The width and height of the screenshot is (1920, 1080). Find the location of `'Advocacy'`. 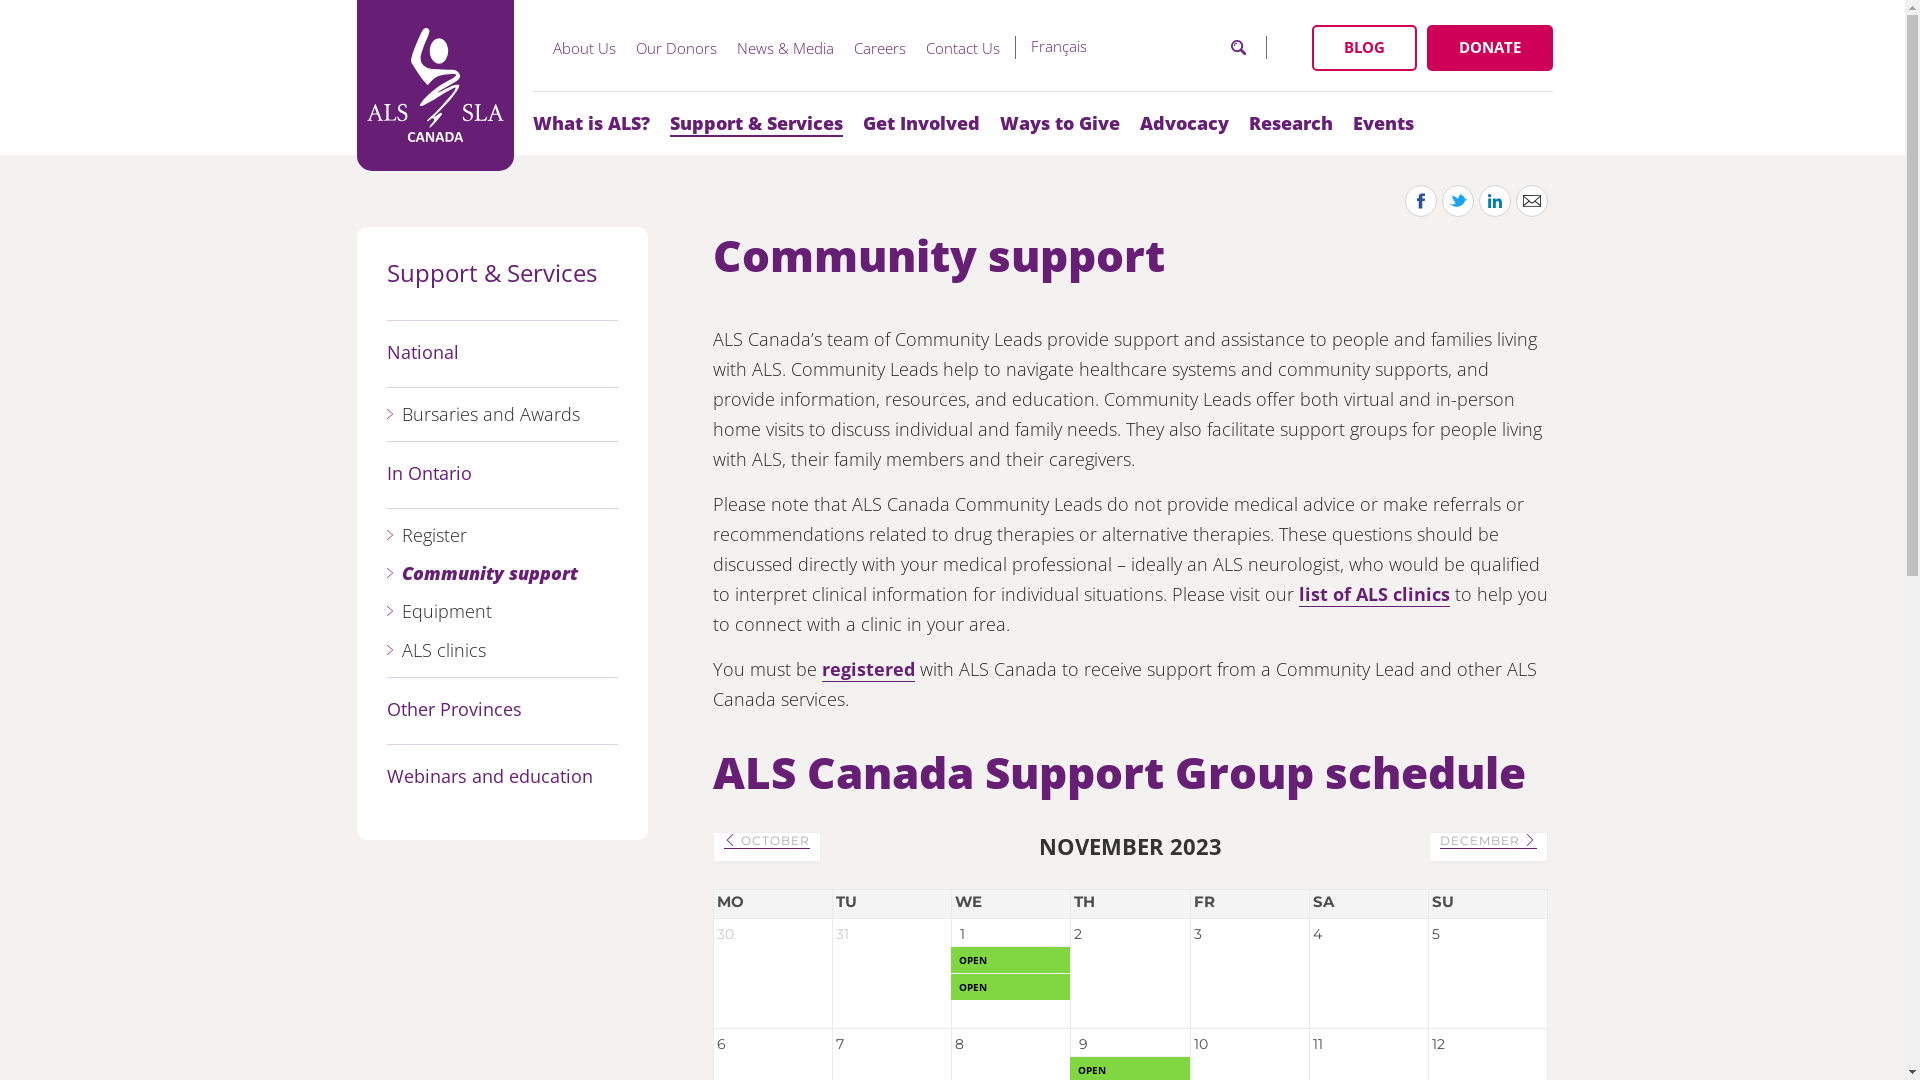

'Advocacy' is located at coordinates (1140, 123).